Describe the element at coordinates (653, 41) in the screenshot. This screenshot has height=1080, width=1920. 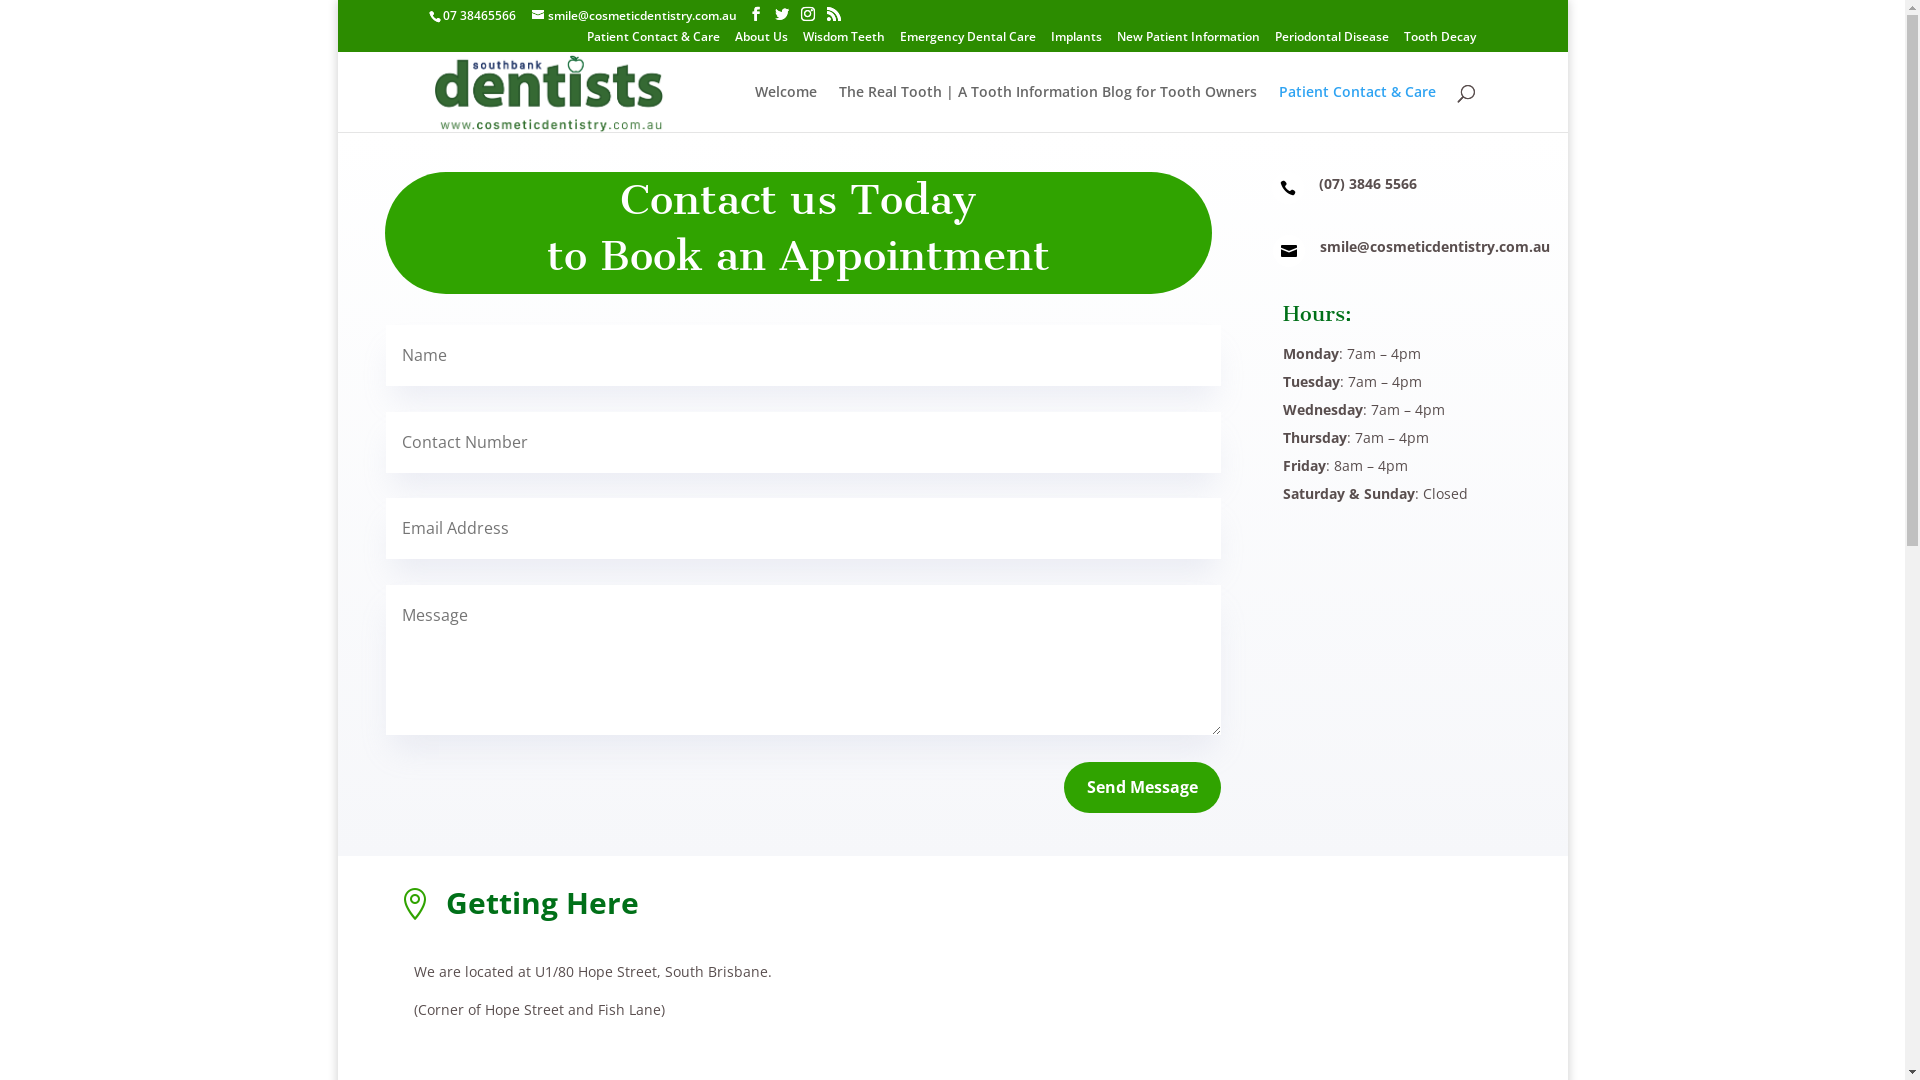
I see `'Patient Contact & Care'` at that location.